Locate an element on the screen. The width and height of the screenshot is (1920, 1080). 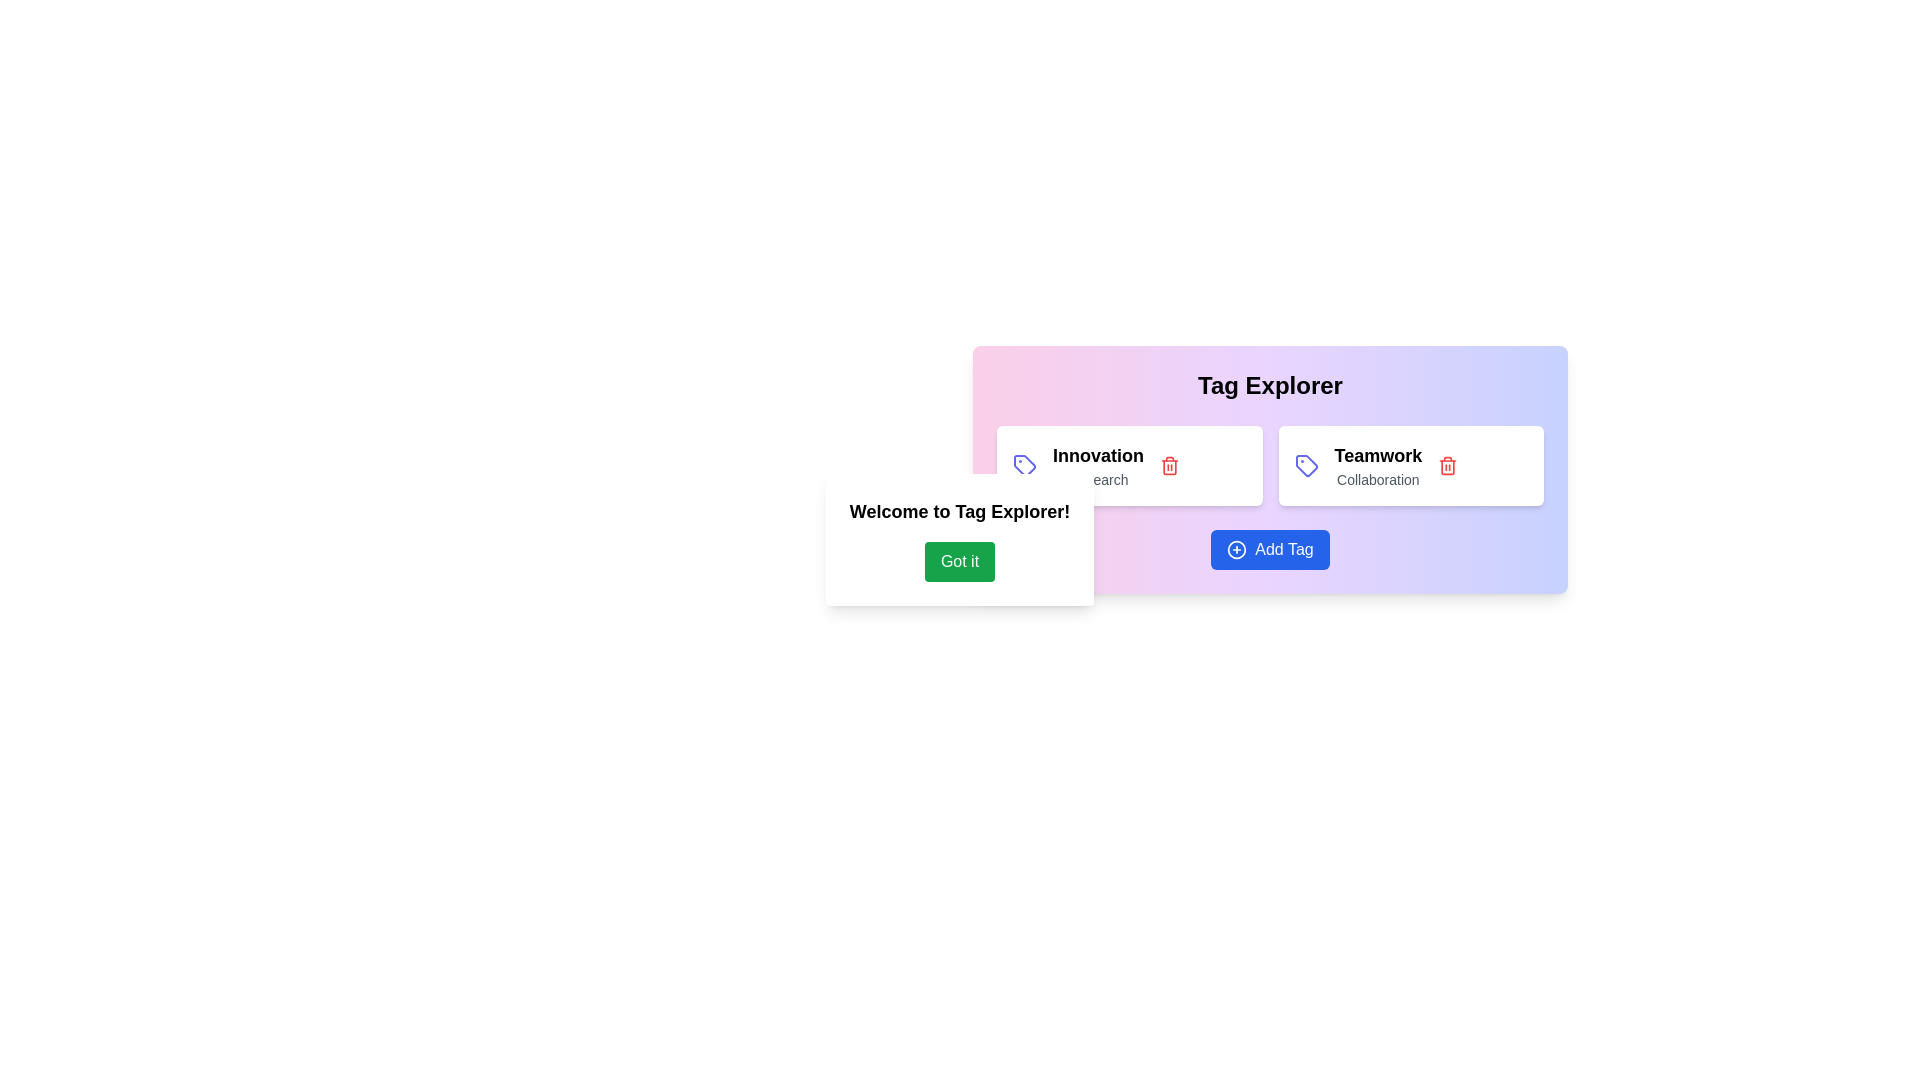
the SVG-based tag icon representing 'Innovation' located in the top-left corner of the first card under 'Tag Explorer' is located at coordinates (1025, 466).